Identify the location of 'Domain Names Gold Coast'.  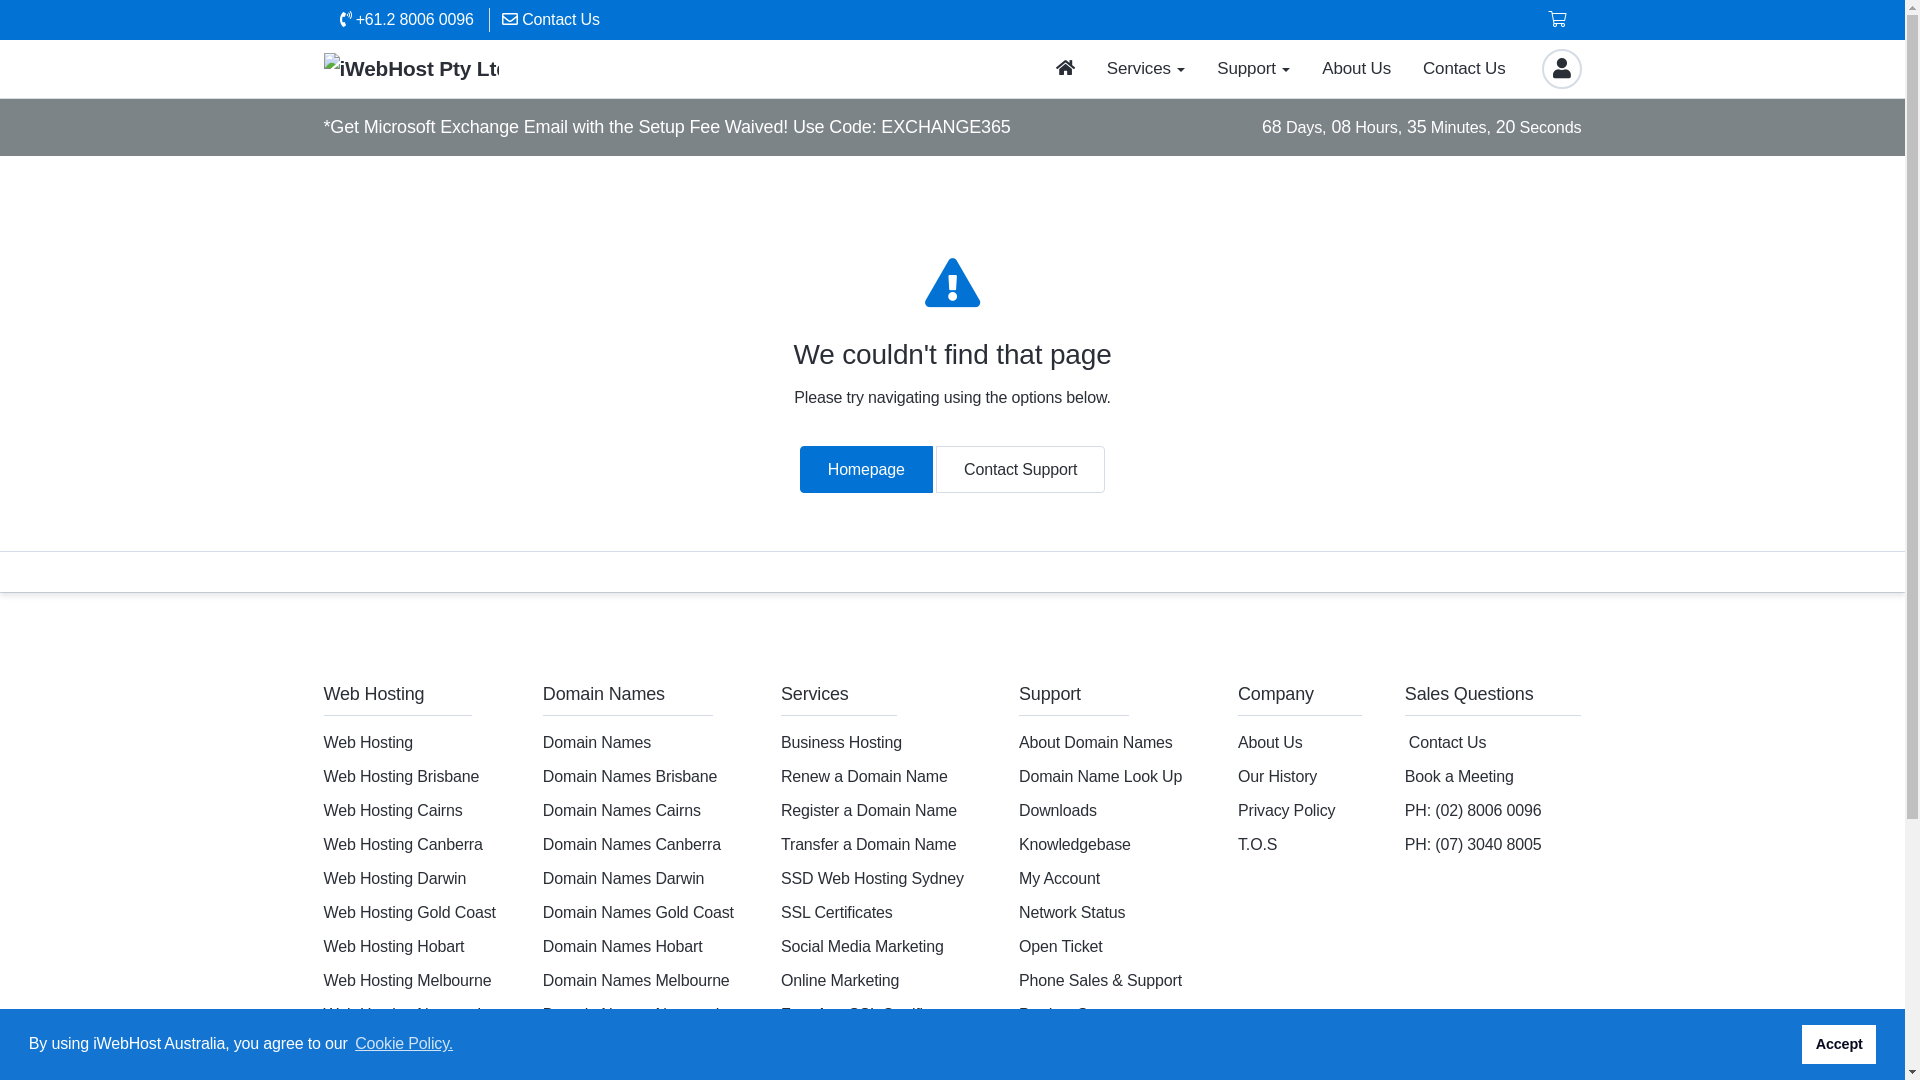
(637, 912).